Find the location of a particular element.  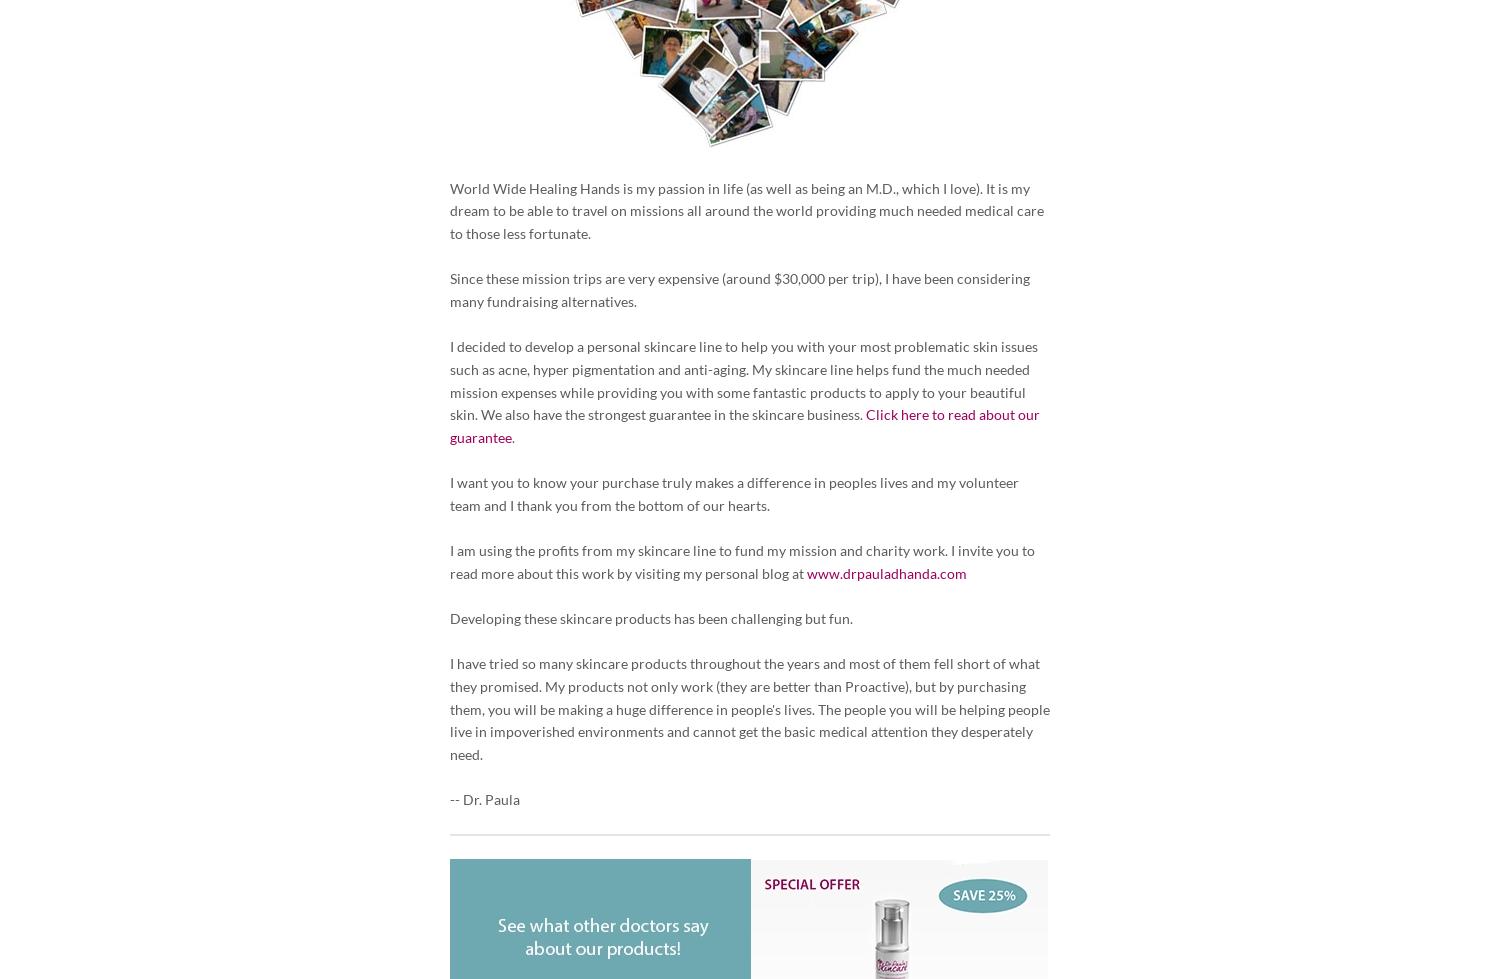

'www.drpauladhanda.com' is located at coordinates (886, 571).